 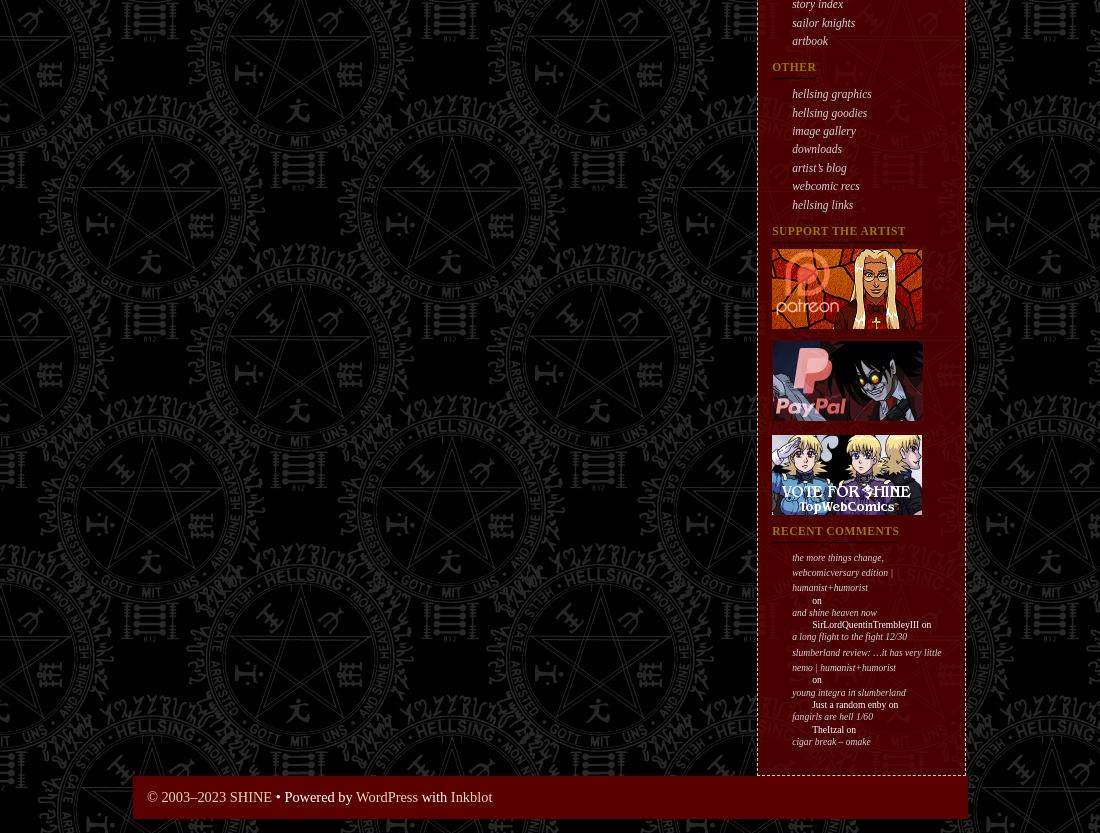 What do you see at coordinates (809, 40) in the screenshot?
I see `'Artbook'` at bounding box center [809, 40].